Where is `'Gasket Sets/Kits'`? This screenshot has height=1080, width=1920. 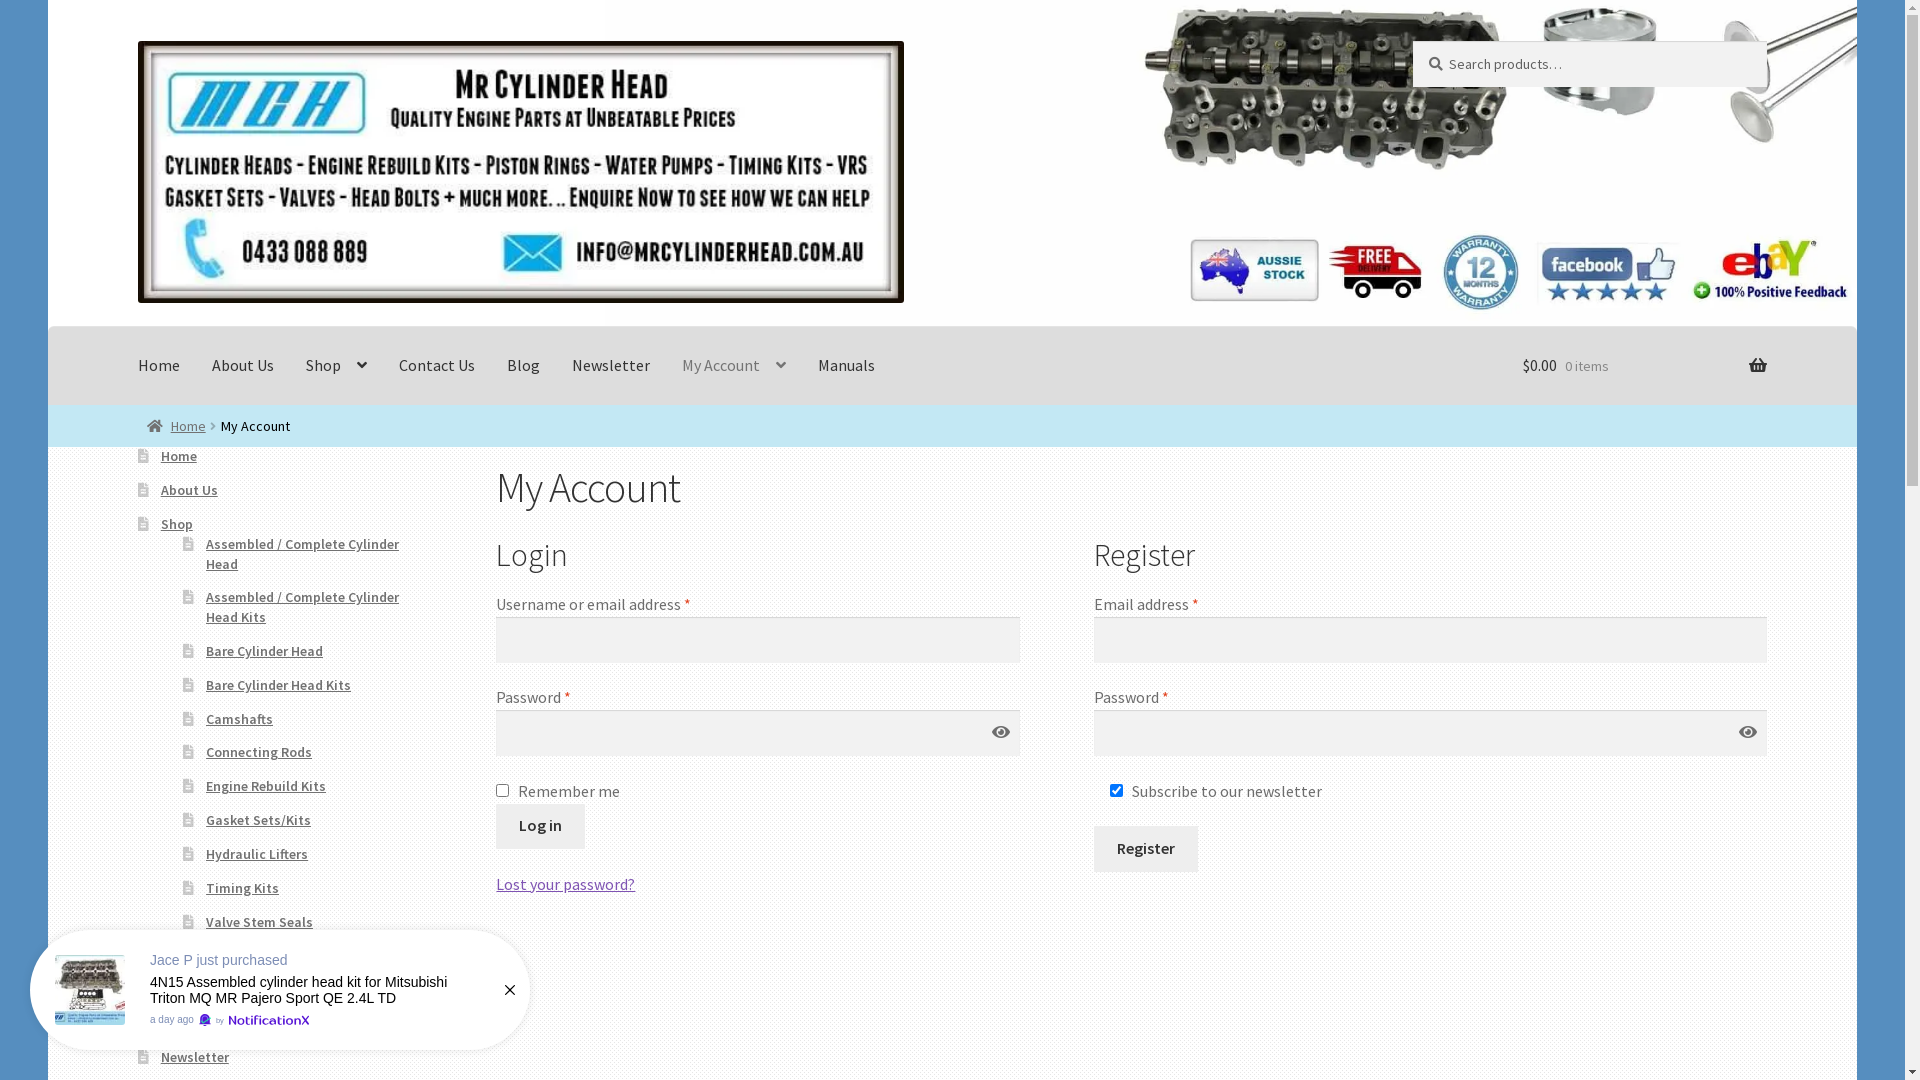
'Gasket Sets/Kits' is located at coordinates (257, 820).